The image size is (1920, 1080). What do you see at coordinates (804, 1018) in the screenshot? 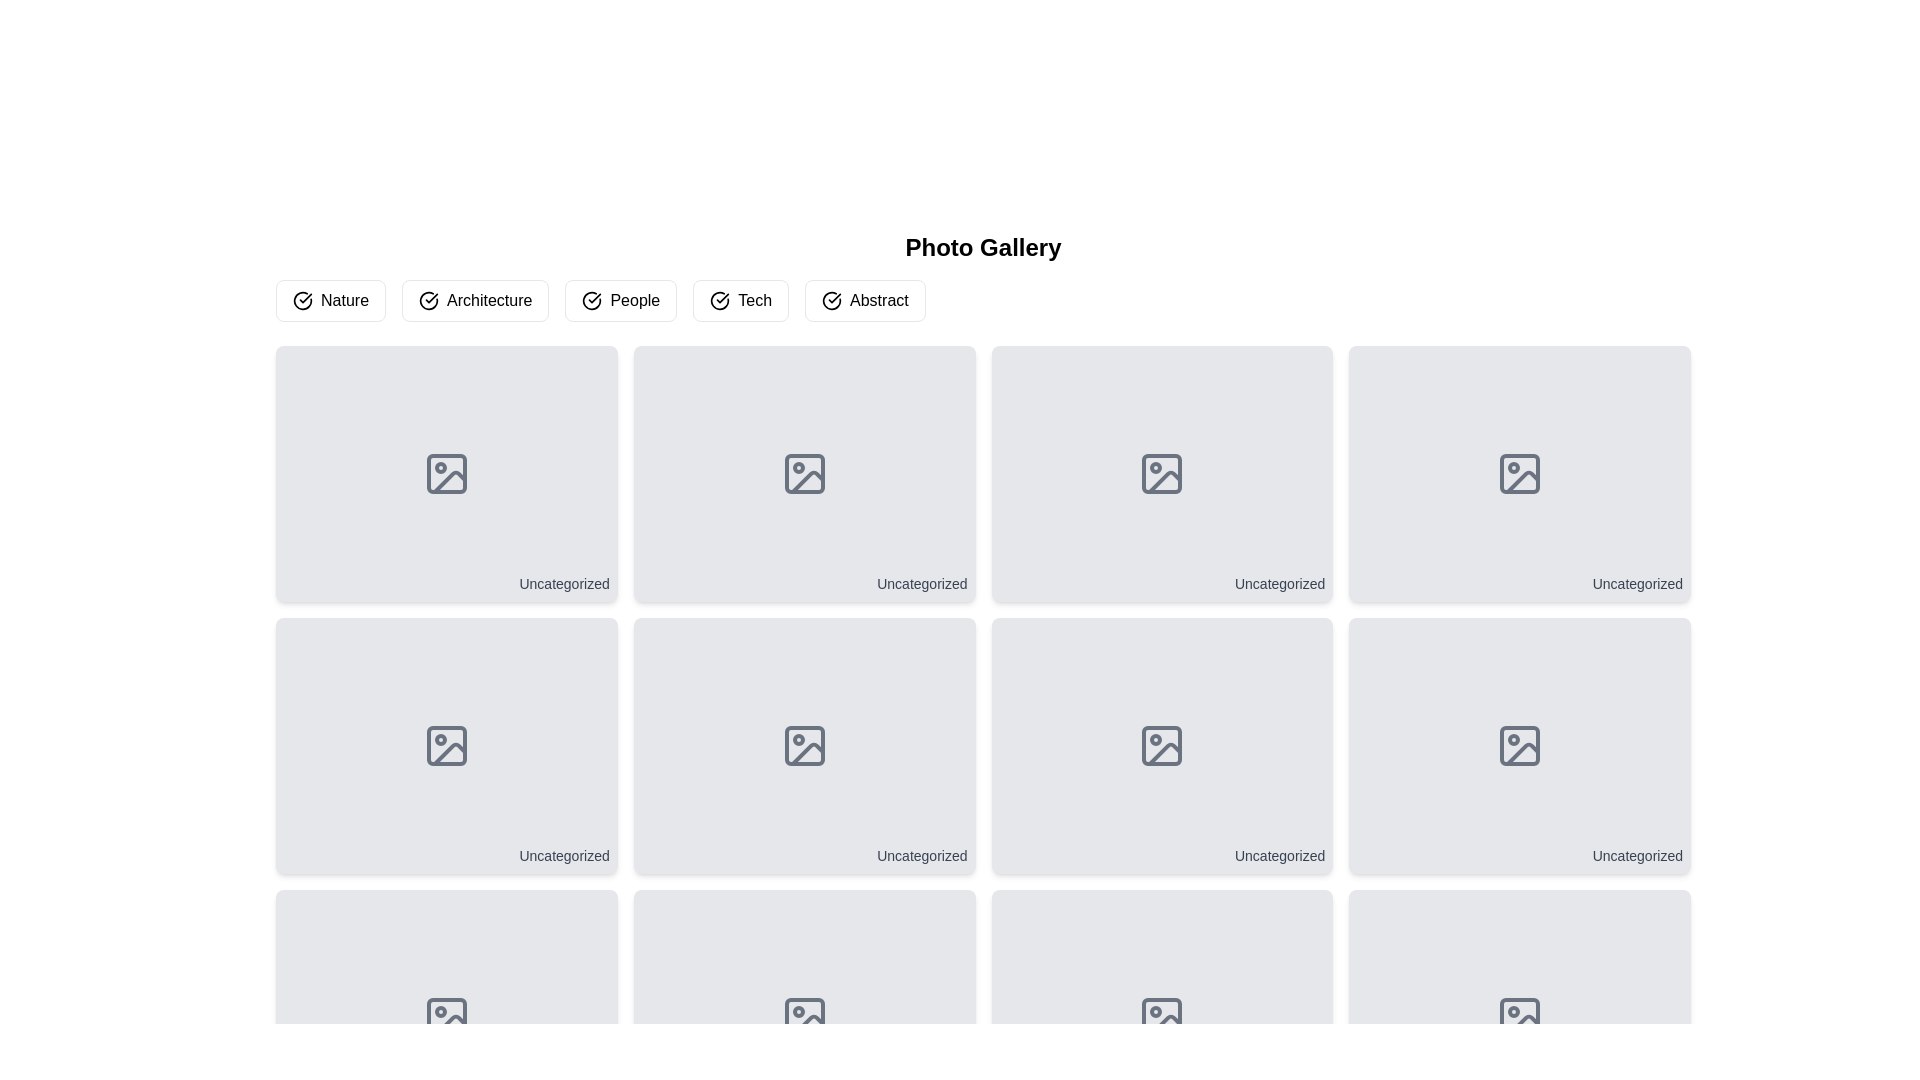
I see `the small rectangular decorative shape with rounded corners, which has a gray border and is located within the photo icon in the lower right of the interface` at bounding box center [804, 1018].